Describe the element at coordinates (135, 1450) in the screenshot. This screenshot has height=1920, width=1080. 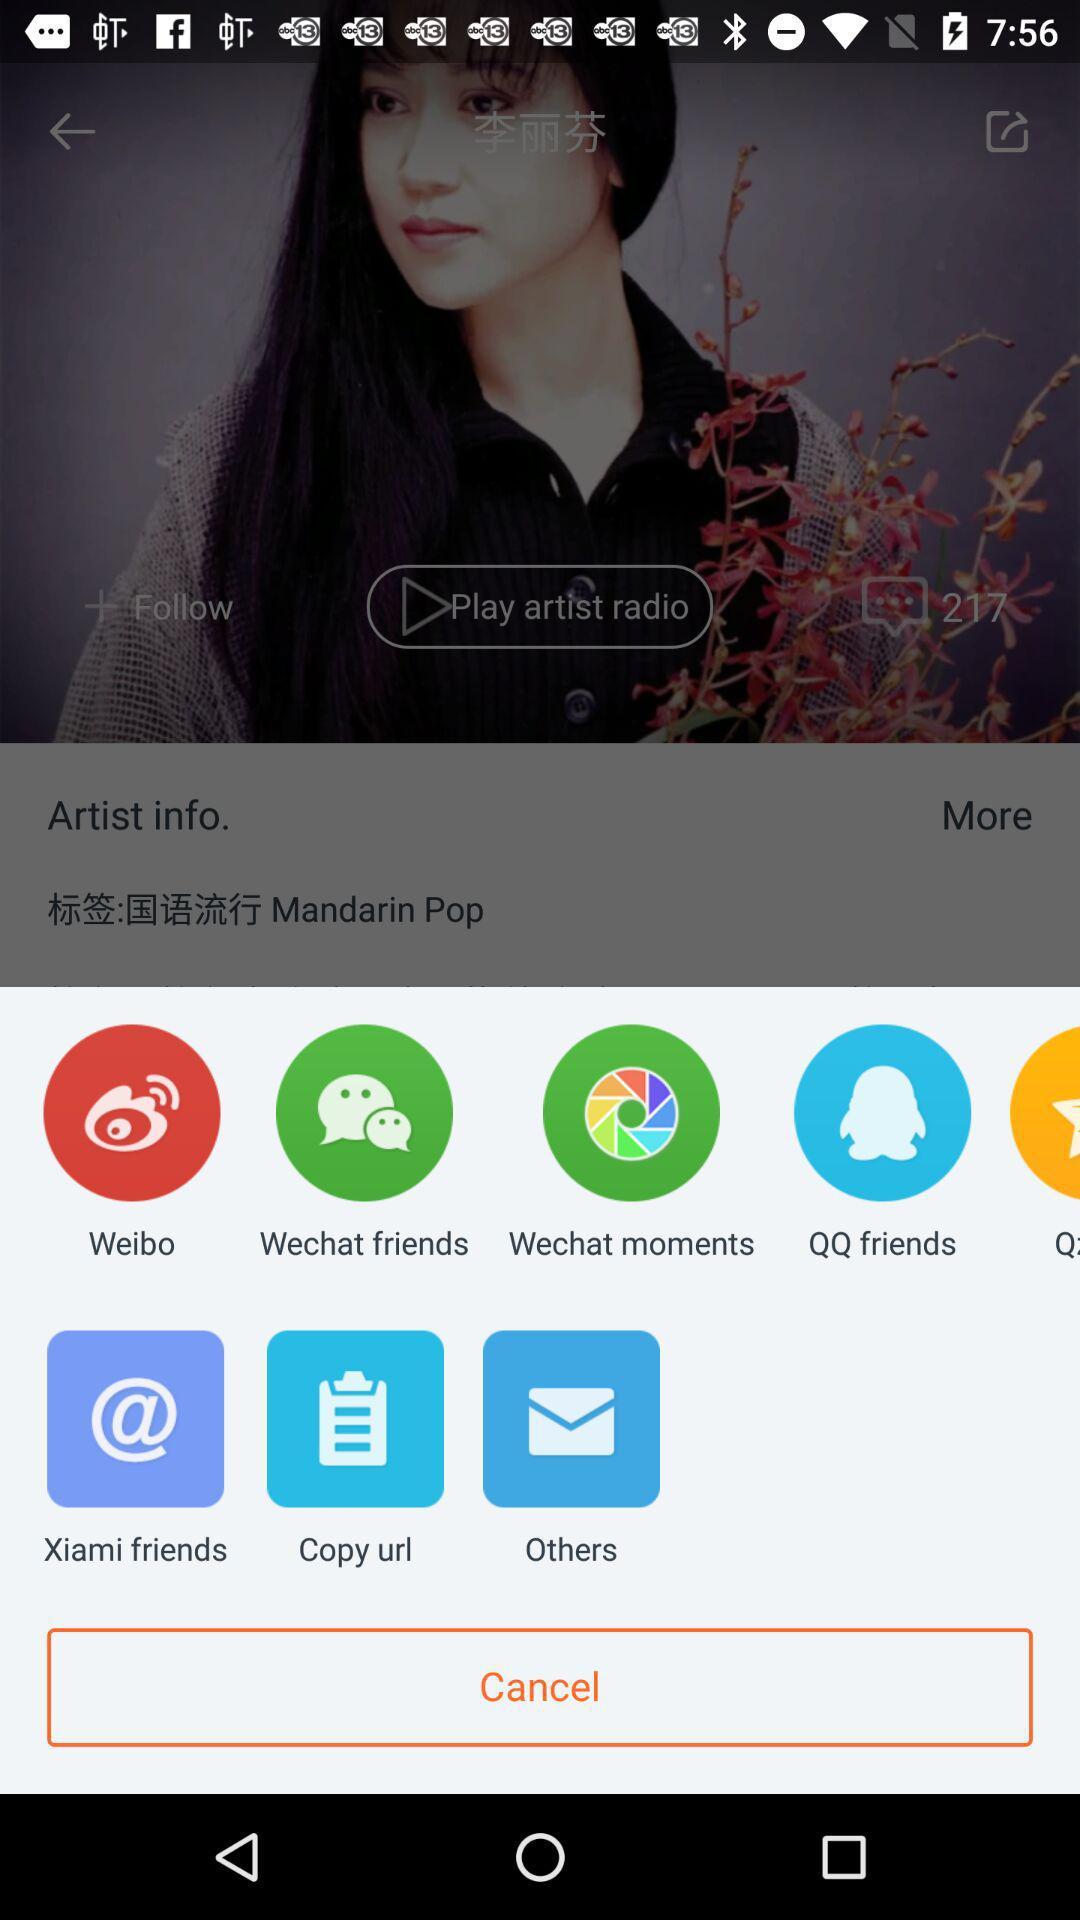
I see `the xiami friends item` at that location.